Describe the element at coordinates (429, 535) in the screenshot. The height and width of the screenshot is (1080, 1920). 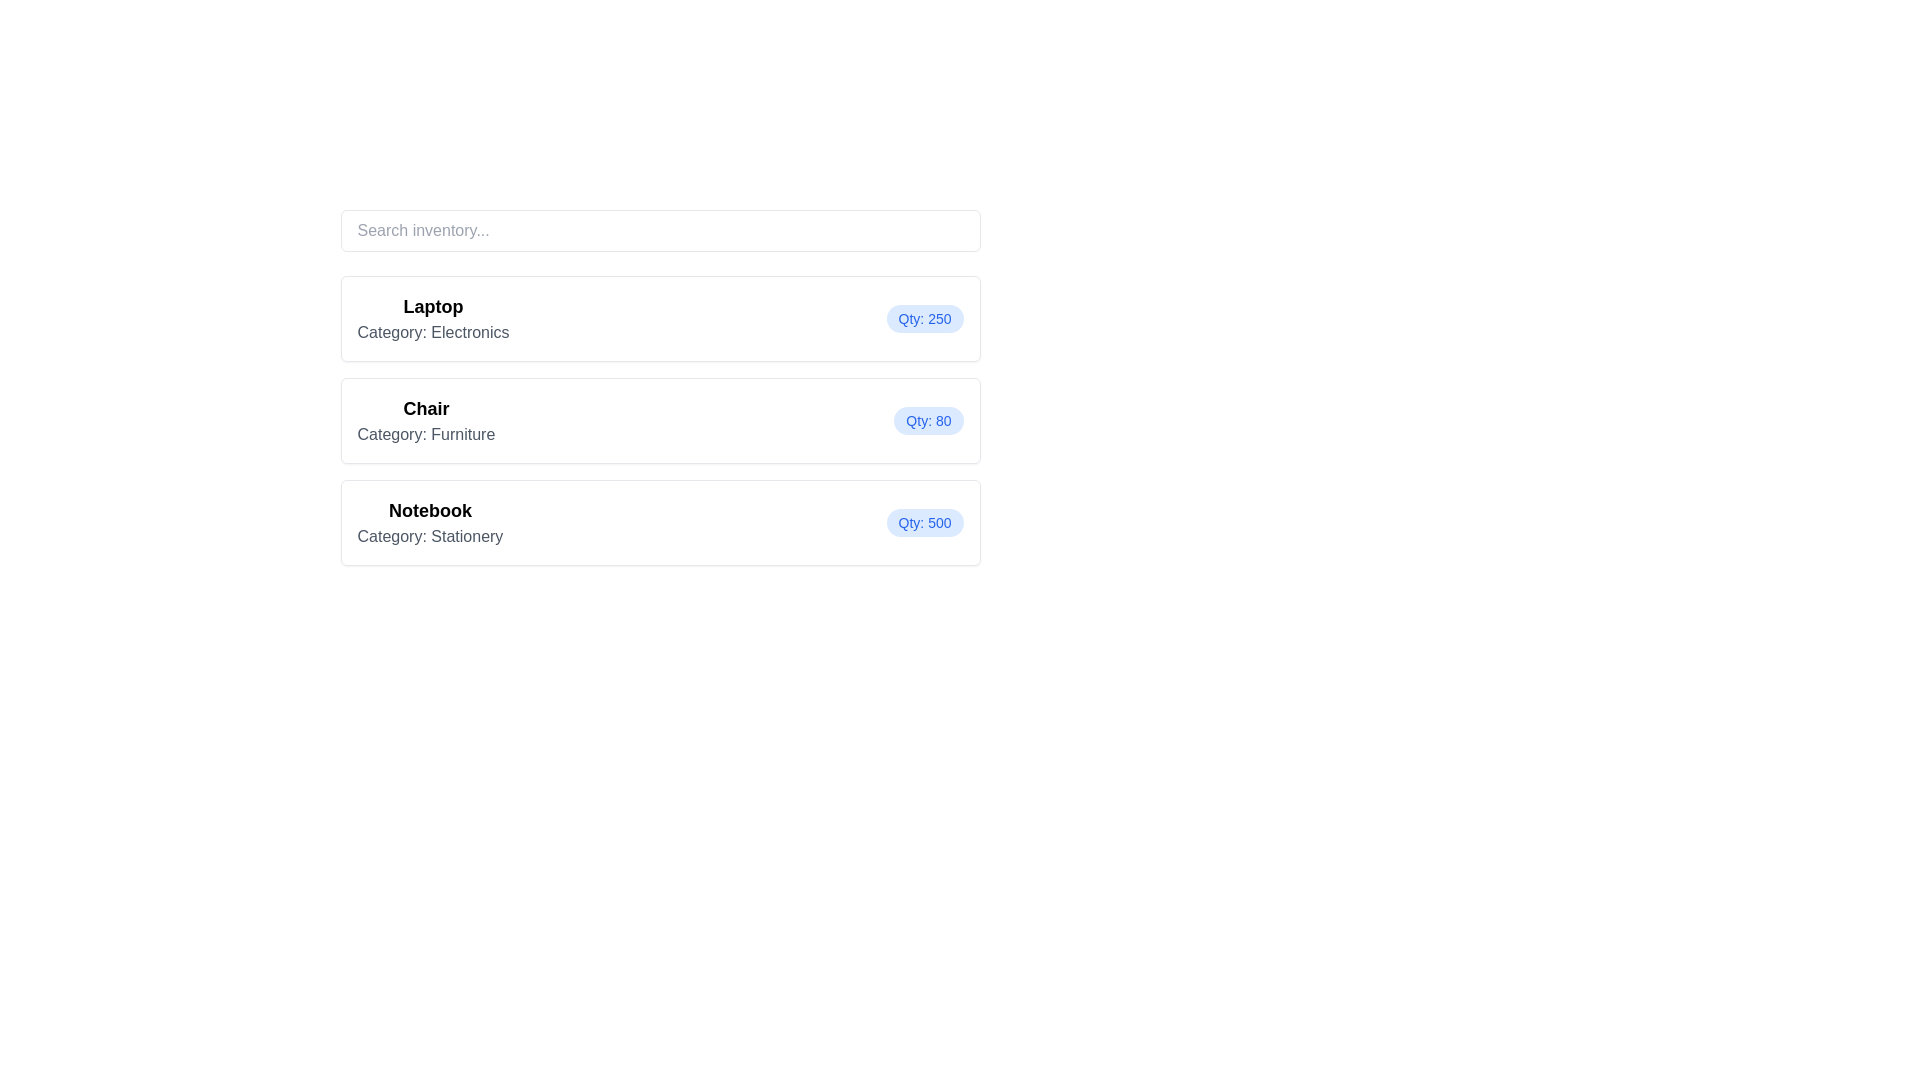
I see `information displayed in the Text label indicating the category 'Stationery', which is located directly under the 'Notebook' label` at that location.